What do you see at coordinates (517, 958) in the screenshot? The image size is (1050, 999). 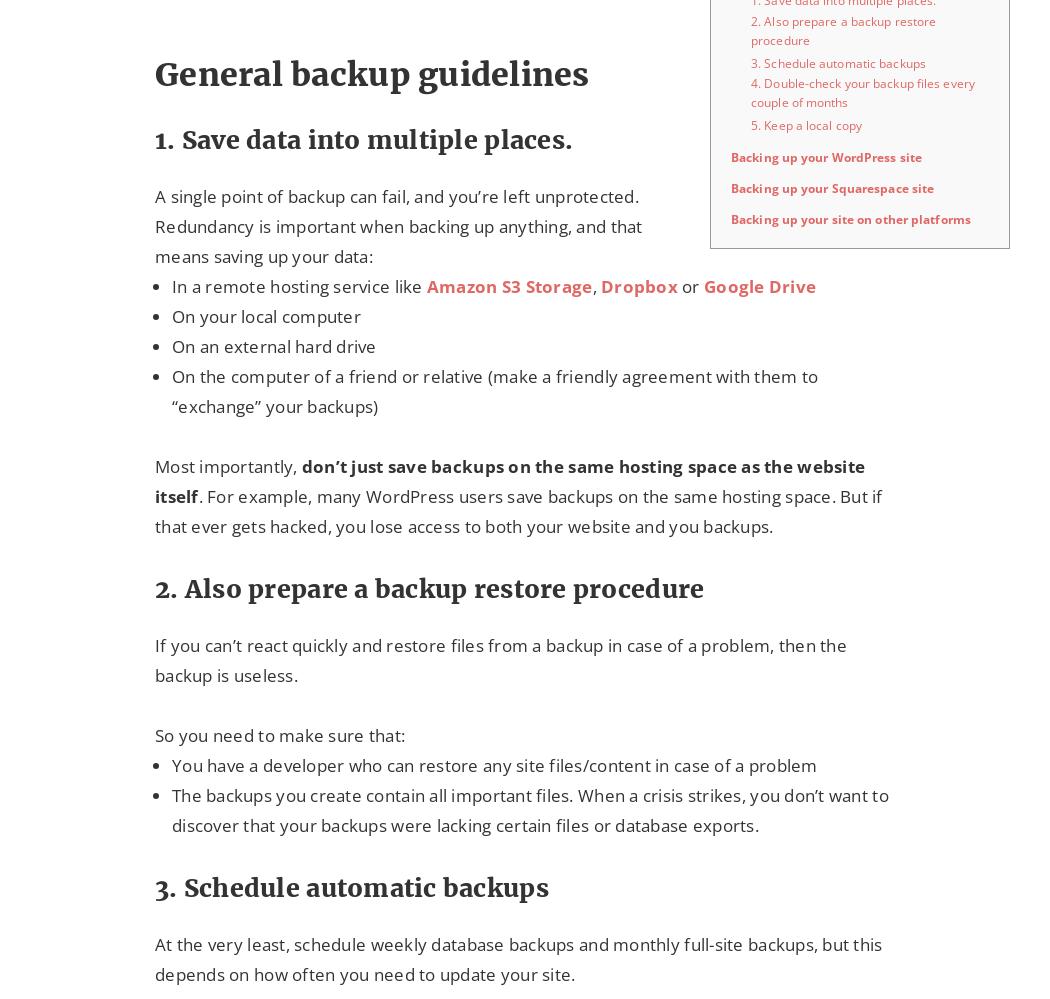 I see `'At the very least, schedule weekly database backups and monthly full-site backups, but this depends on how often you need to update your site.'` at bounding box center [517, 958].